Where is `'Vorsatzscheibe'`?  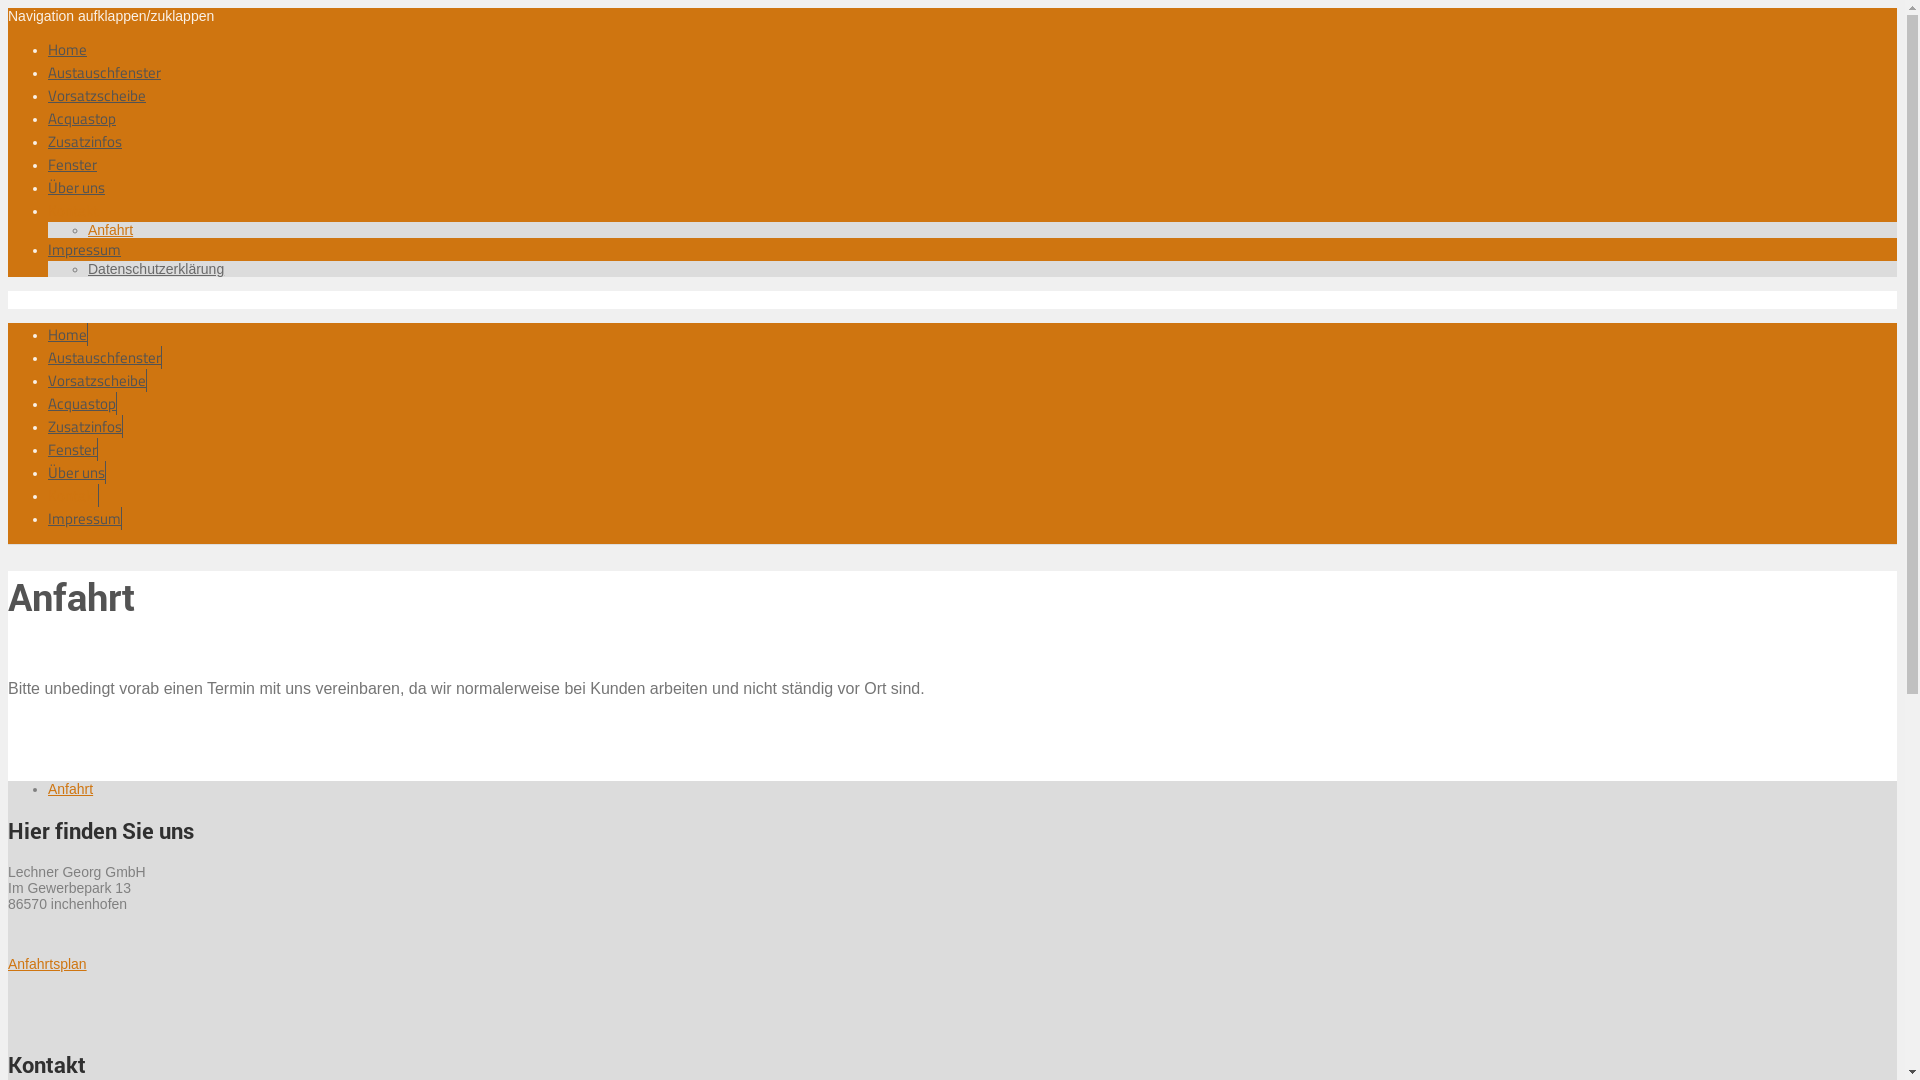
'Vorsatzscheibe' is located at coordinates (96, 380).